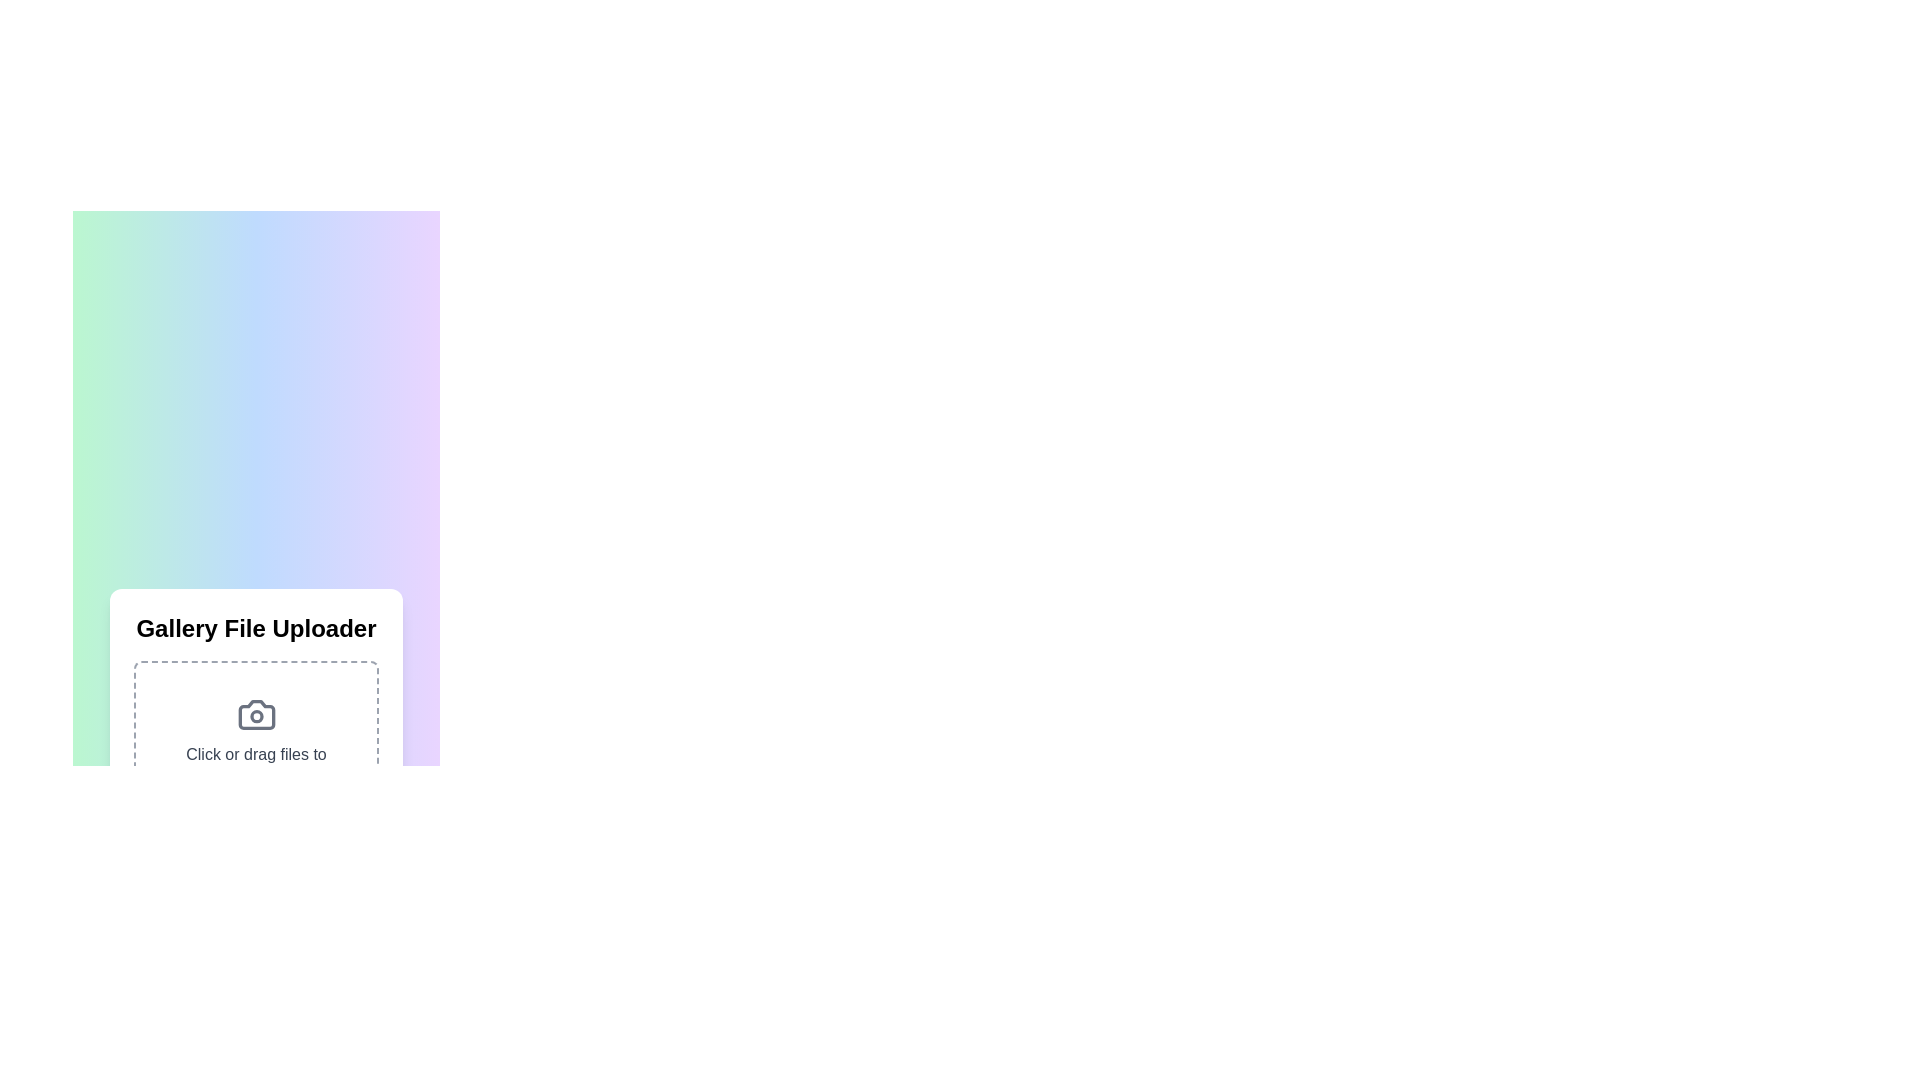 This screenshot has height=1080, width=1920. What do you see at coordinates (255, 713) in the screenshot?
I see `the upload icon located above the text 'Click or drag files to upload' within the 'Gallery File Uploader' section` at bounding box center [255, 713].